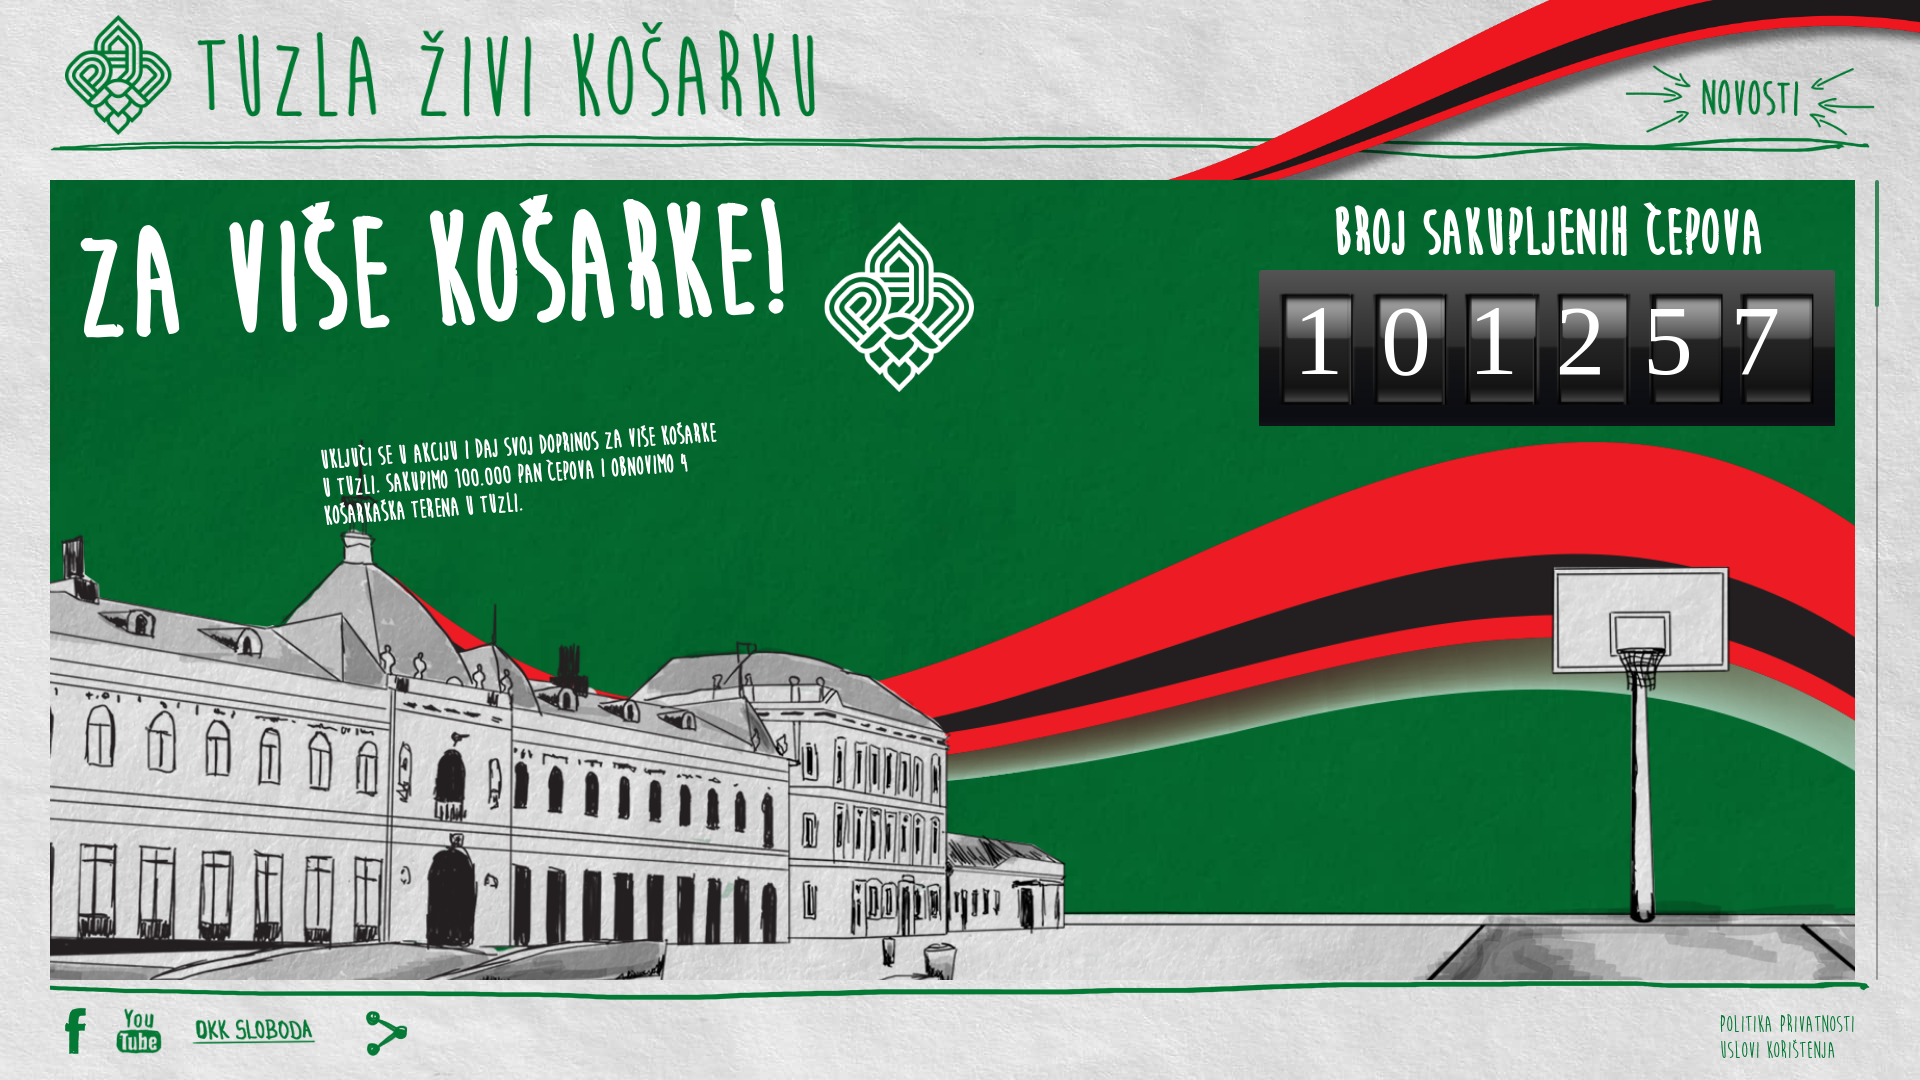 The height and width of the screenshot is (1080, 1920). Describe the element at coordinates (1786, 1019) in the screenshot. I see `'Politika privatnosti'` at that location.